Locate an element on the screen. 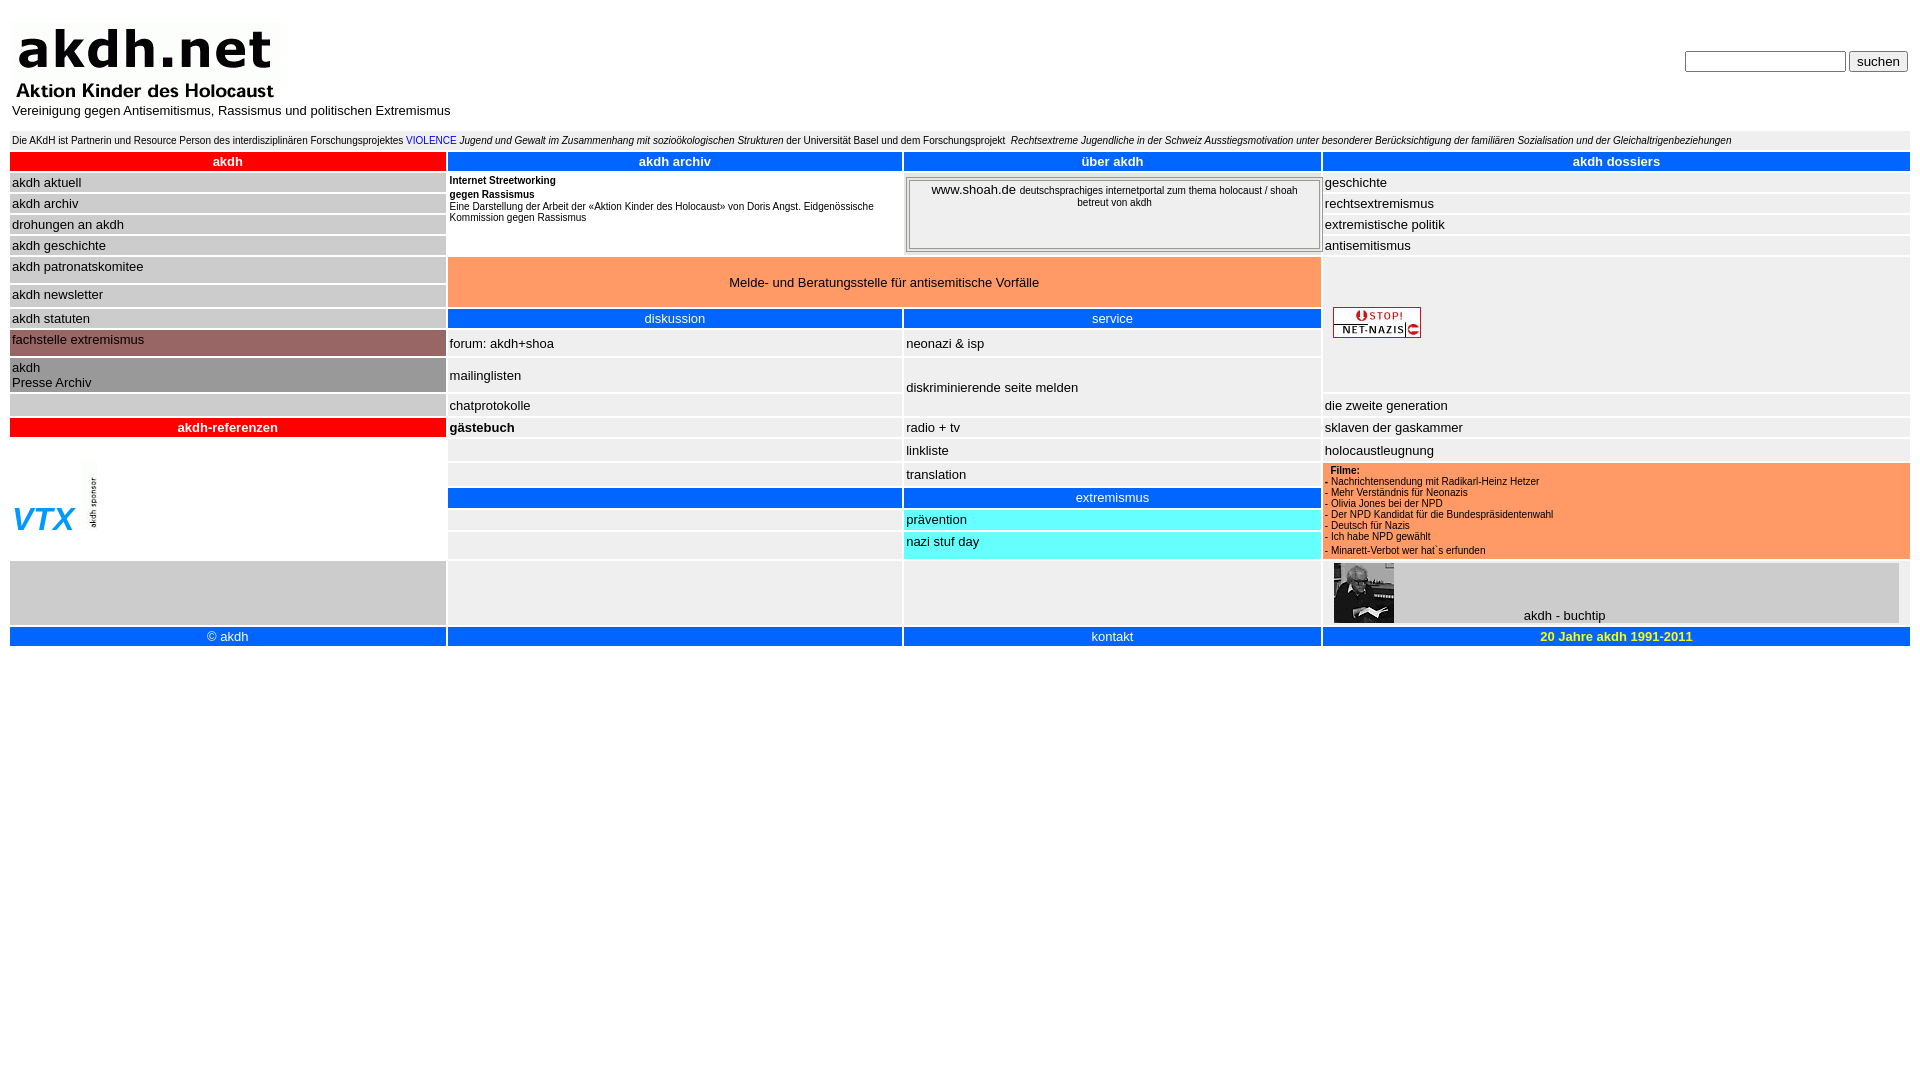 Image resolution: width=1920 pixels, height=1080 pixels. 'akdh geschichte' is located at coordinates (58, 244).